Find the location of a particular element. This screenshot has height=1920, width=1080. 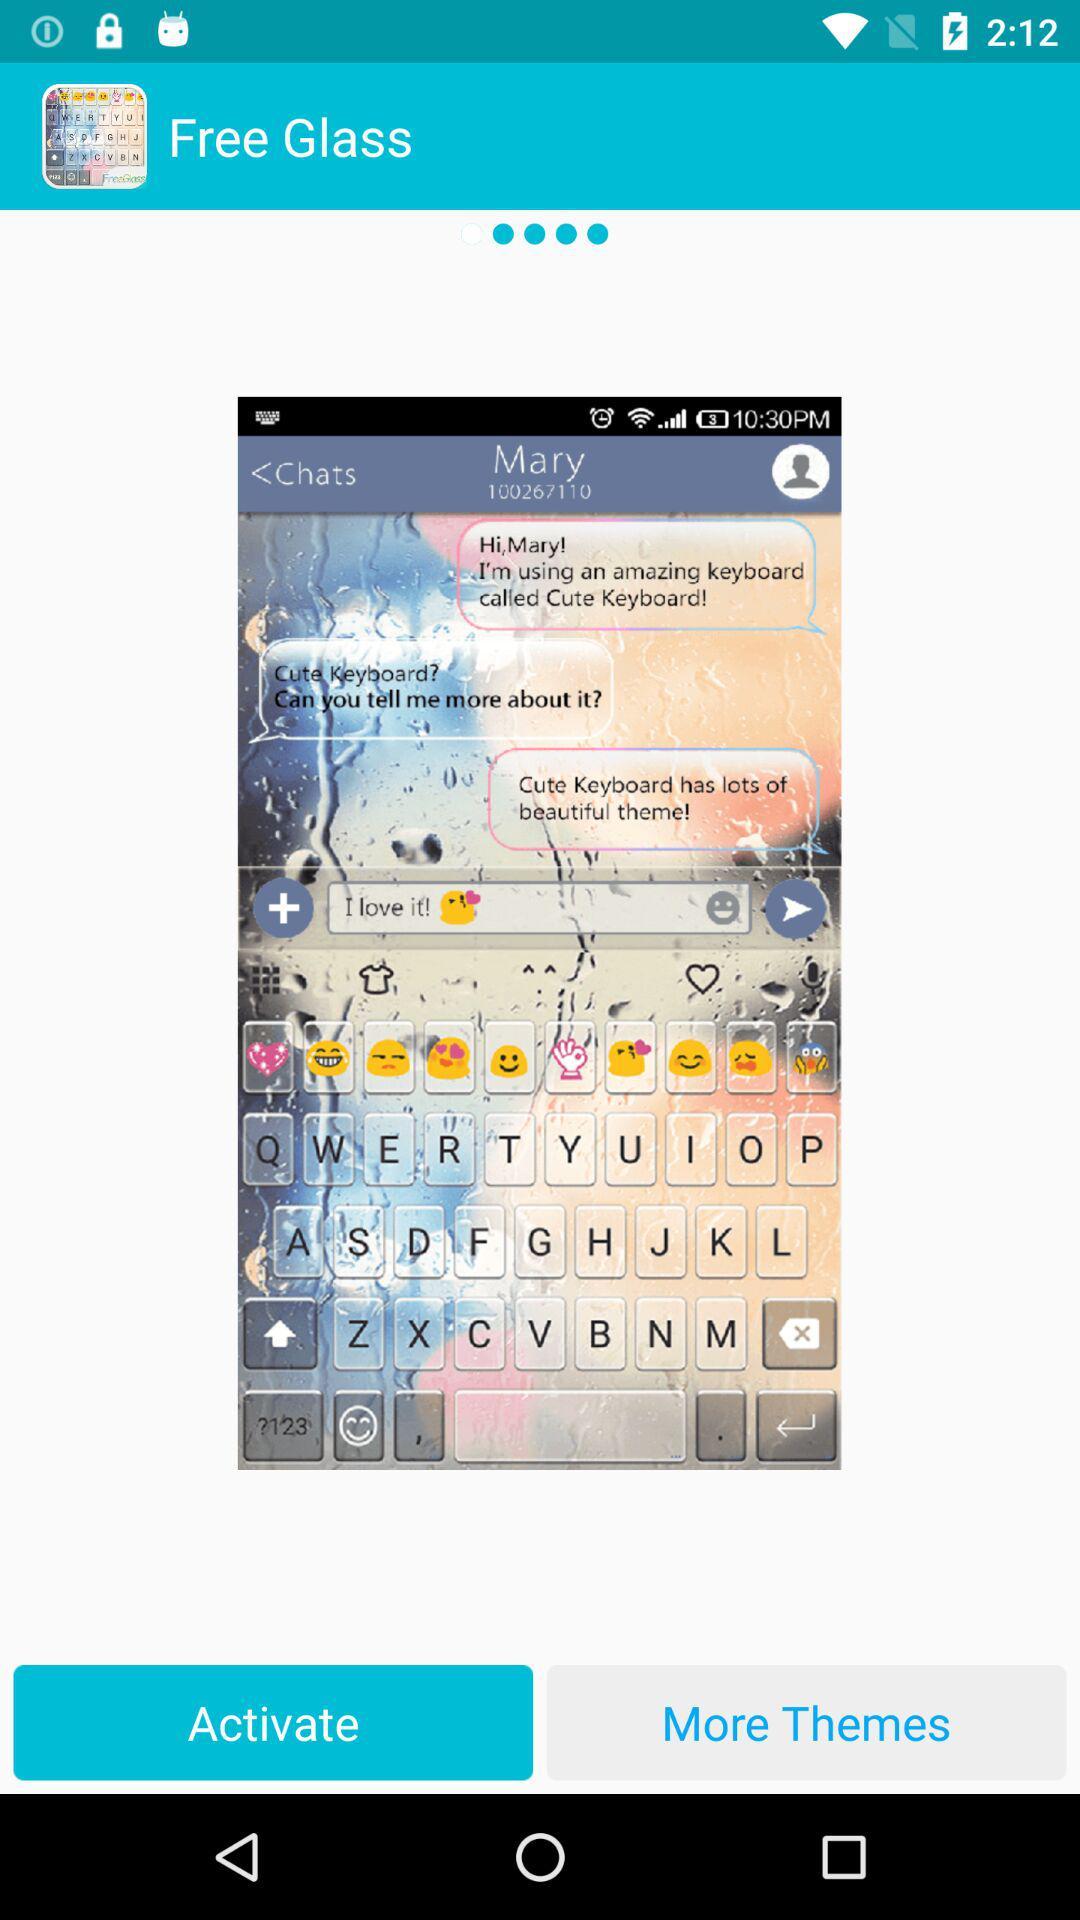

the more themes icon is located at coordinates (805, 1721).